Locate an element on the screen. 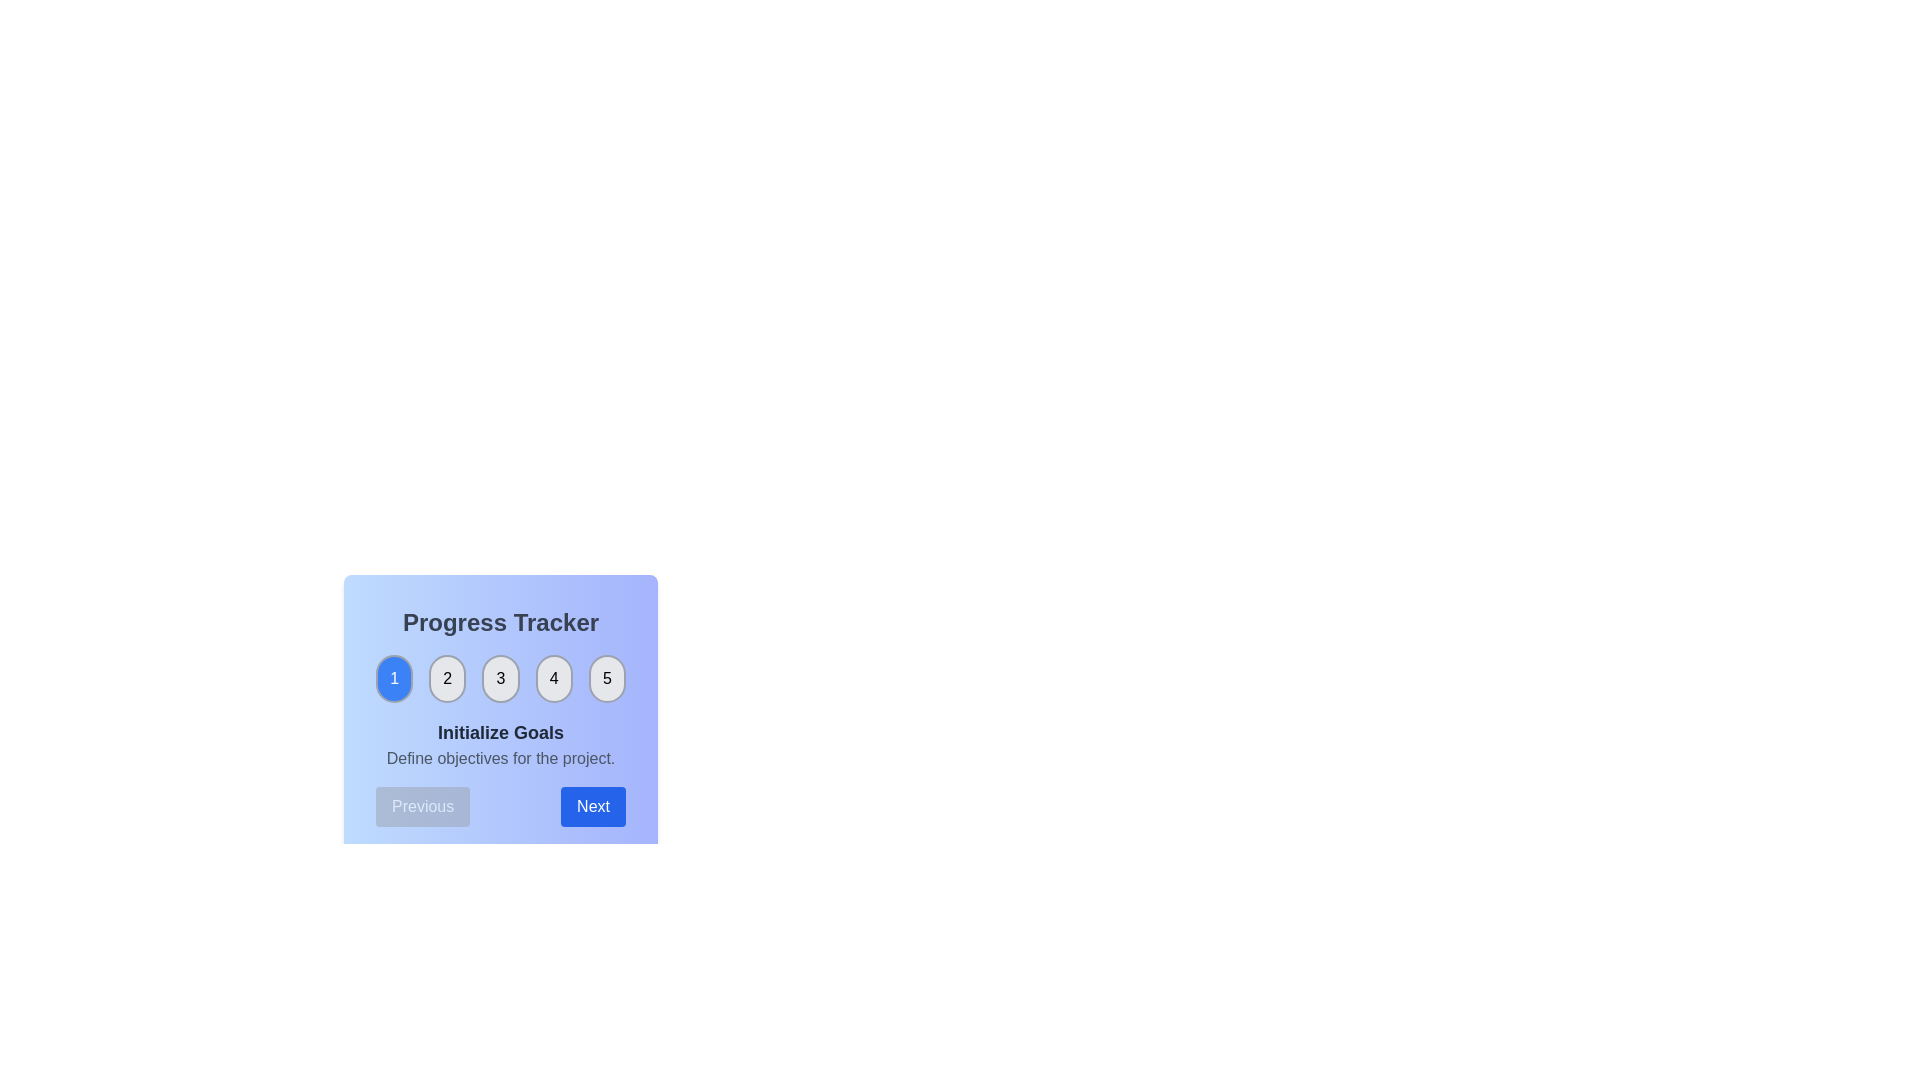  the 'Next' button to navigate to the next step in the progress tracker is located at coordinates (592, 805).